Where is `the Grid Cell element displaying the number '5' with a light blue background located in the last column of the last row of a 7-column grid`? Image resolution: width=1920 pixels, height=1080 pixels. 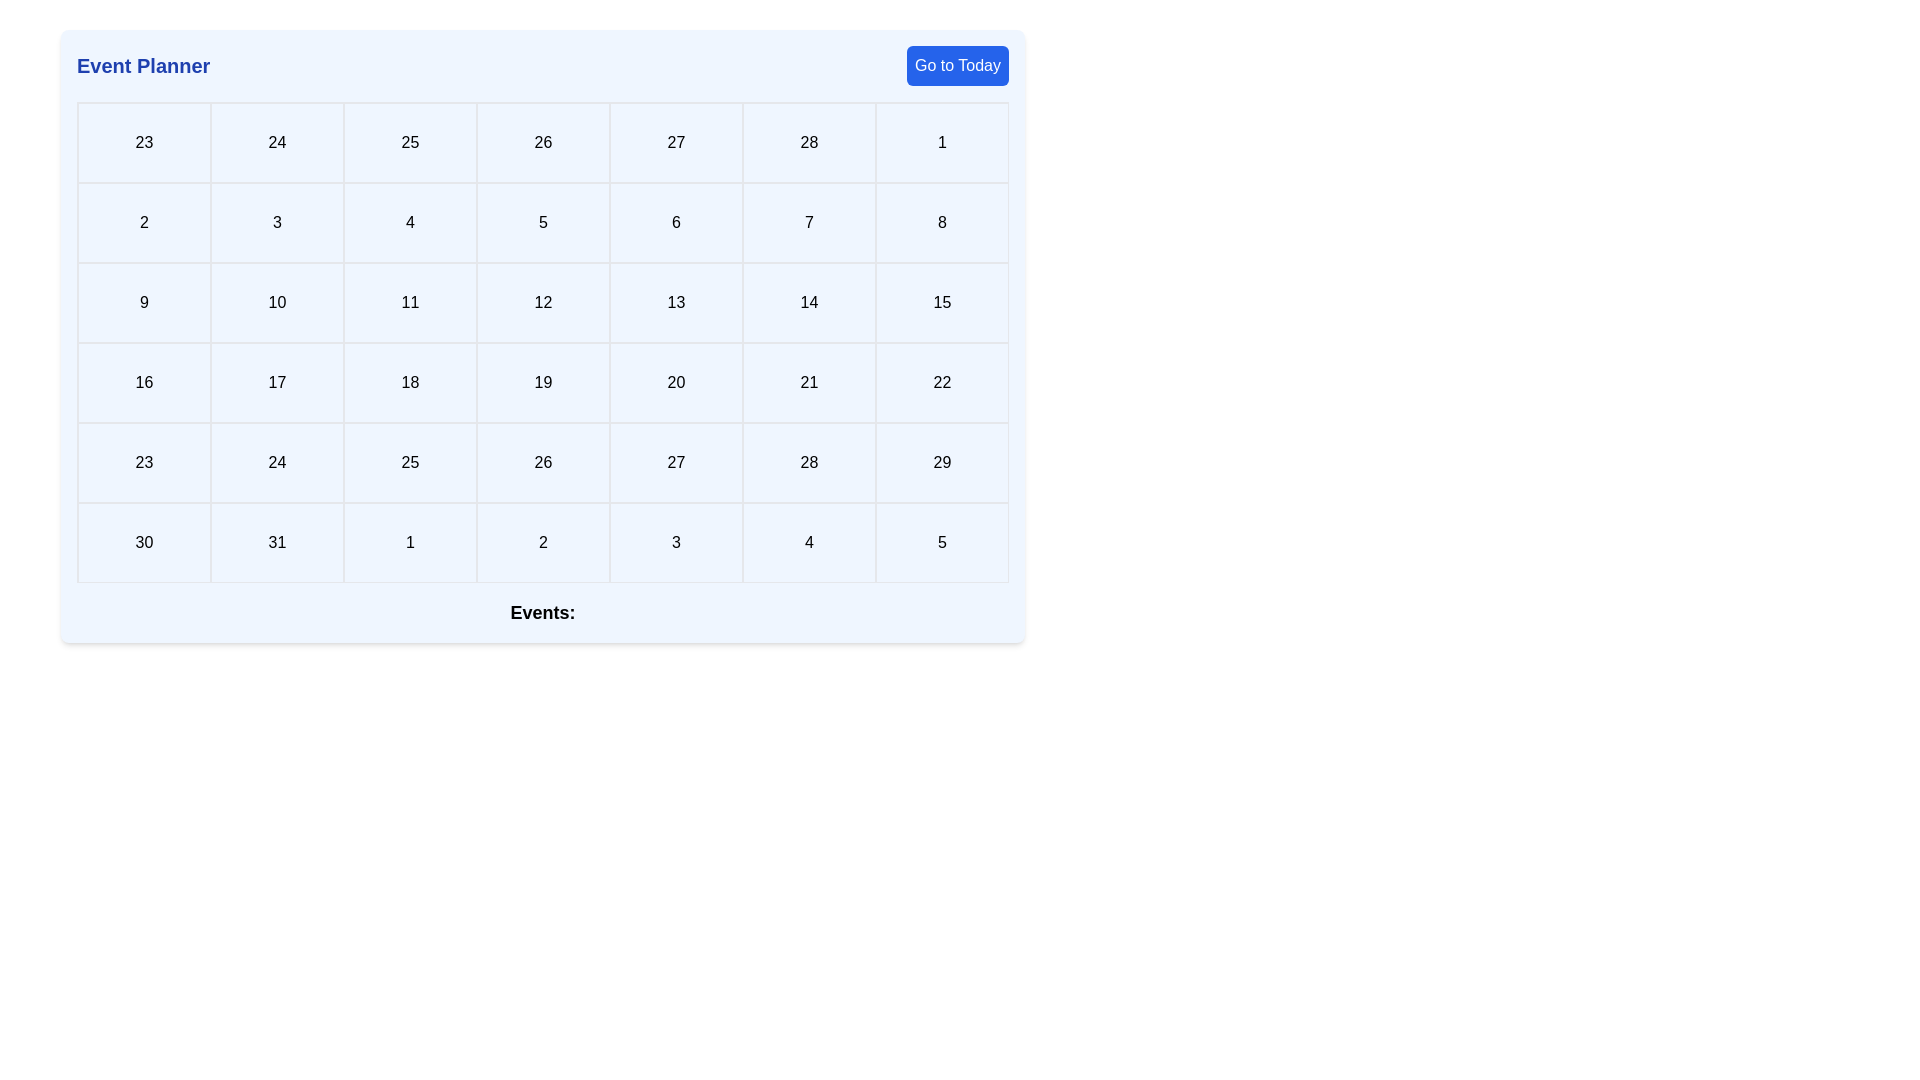
the Grid Cell element displaying the number '5' with a light blue background located in the last column of the last row of a 7-column grid is located at coordinates (941, 543).